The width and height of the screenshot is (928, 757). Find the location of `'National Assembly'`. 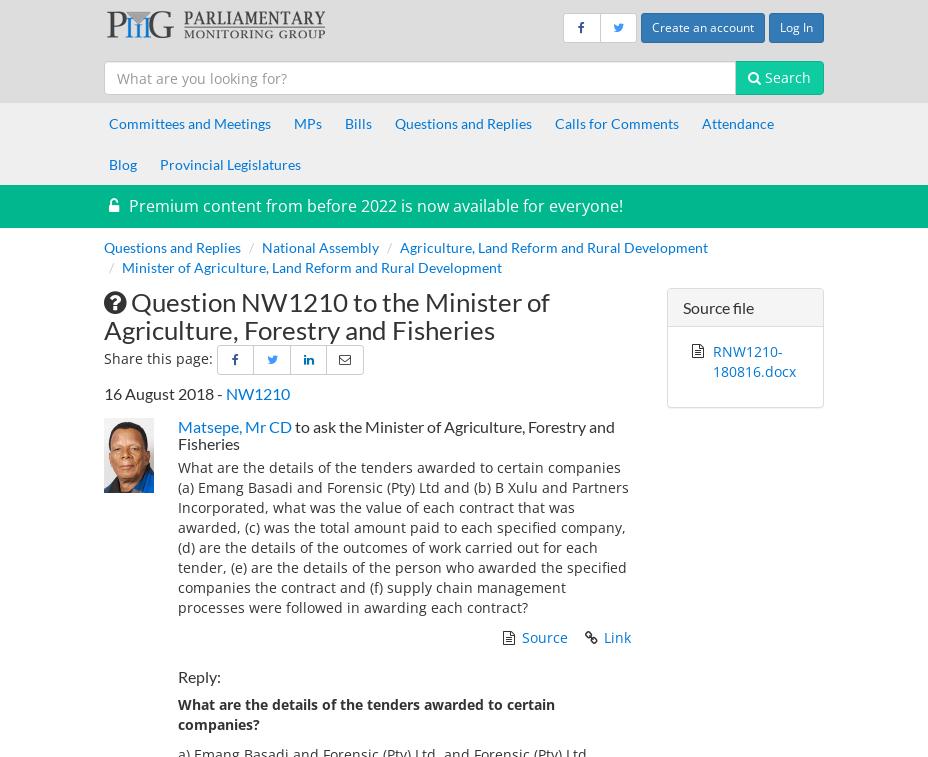

'National Assembly' is located at coordinates (319, 245).